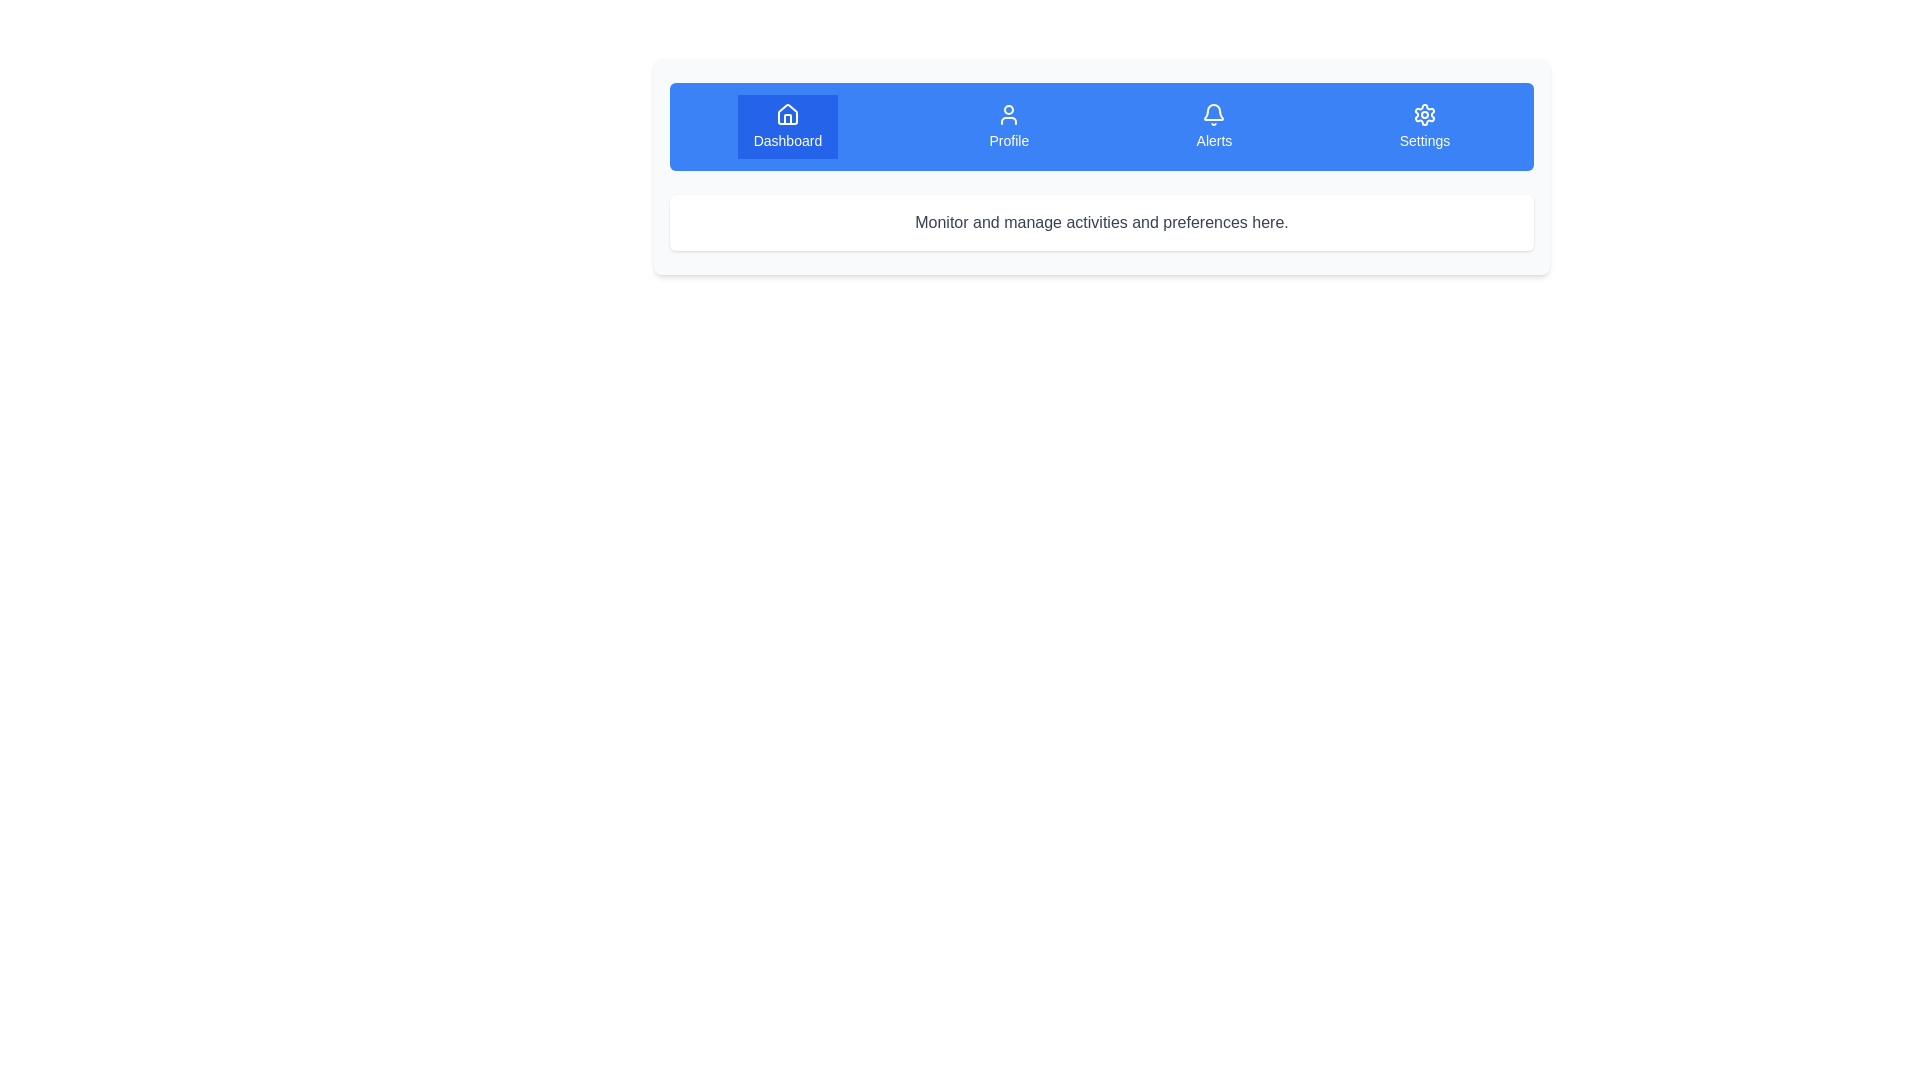  Describe the element at coordinates (1009, 115) in the screenshot. I see `the user profile icon button located in the navigation bar, which is the second option from the left labeled 'Profile'` at that location.